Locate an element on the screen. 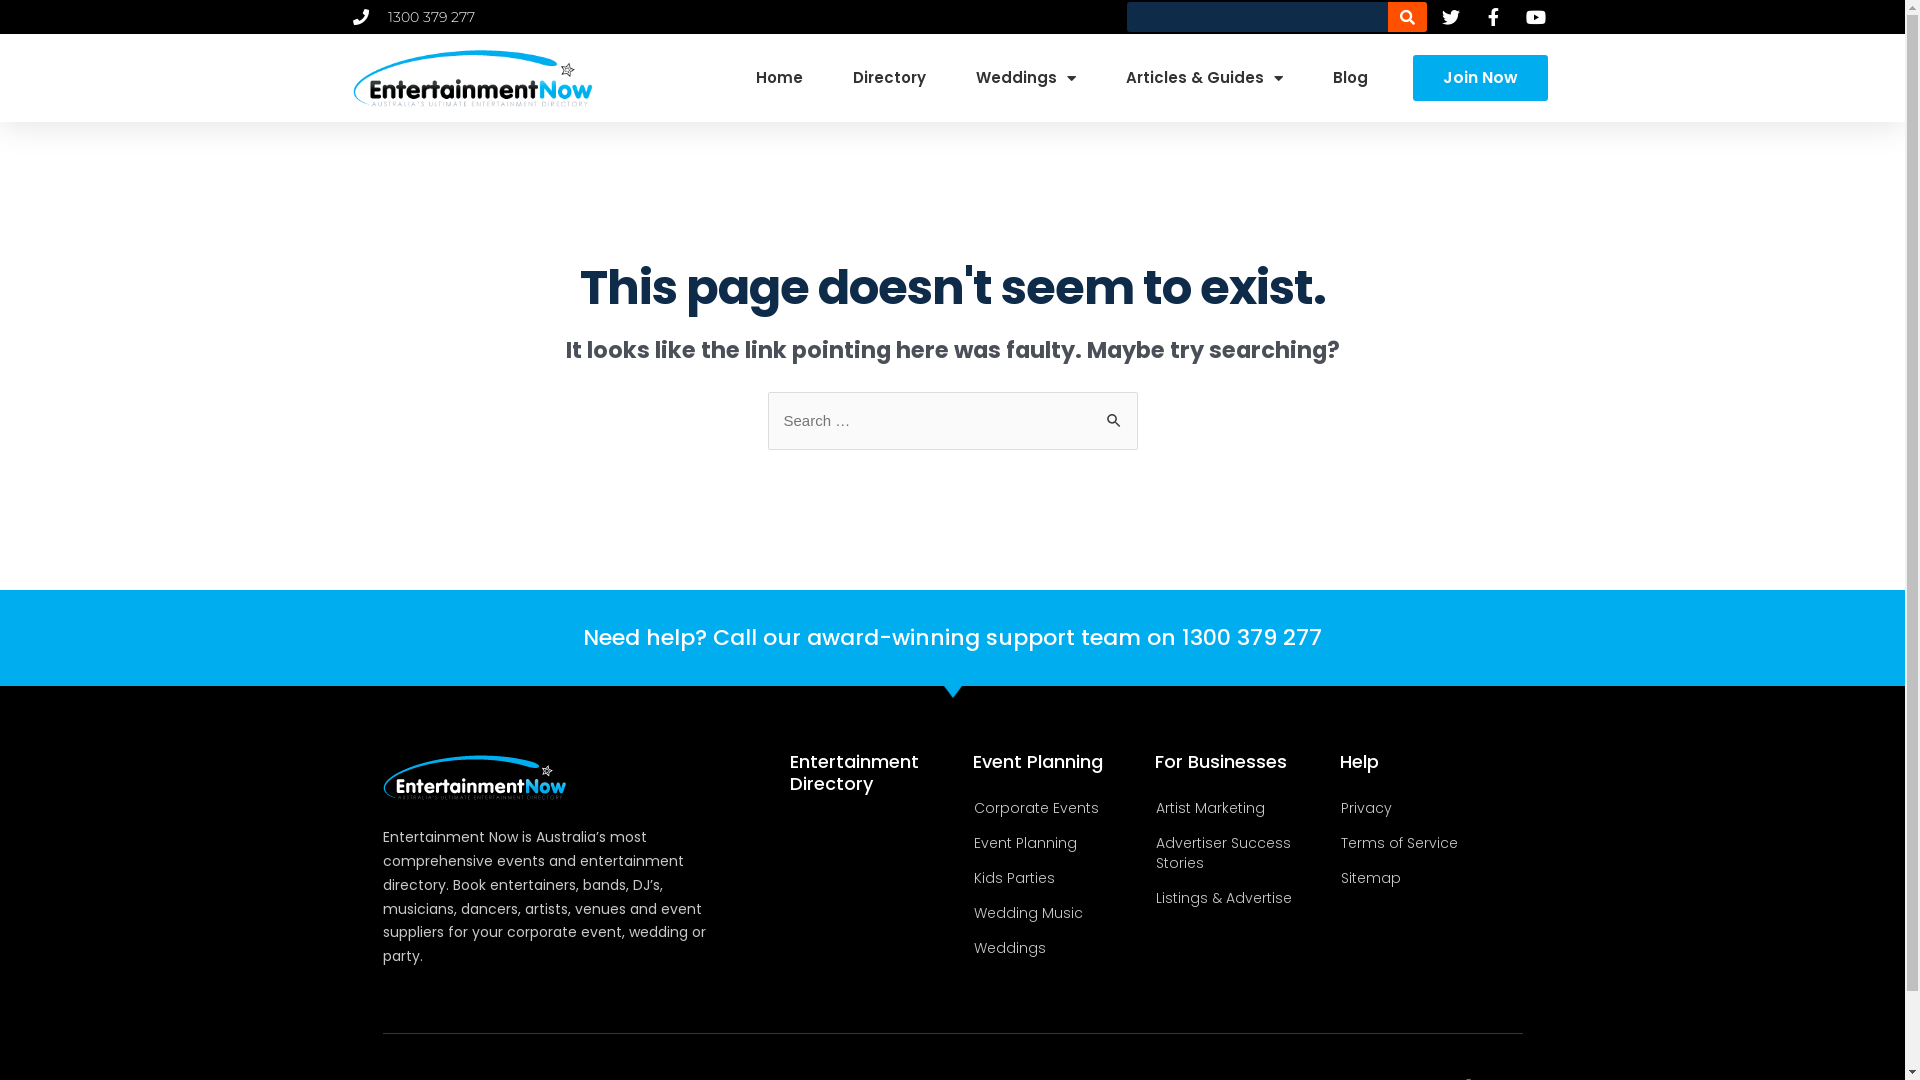 The width and height of the screenshot is (1920, 1080). 'Search' is located at coordinates (1090, 411).